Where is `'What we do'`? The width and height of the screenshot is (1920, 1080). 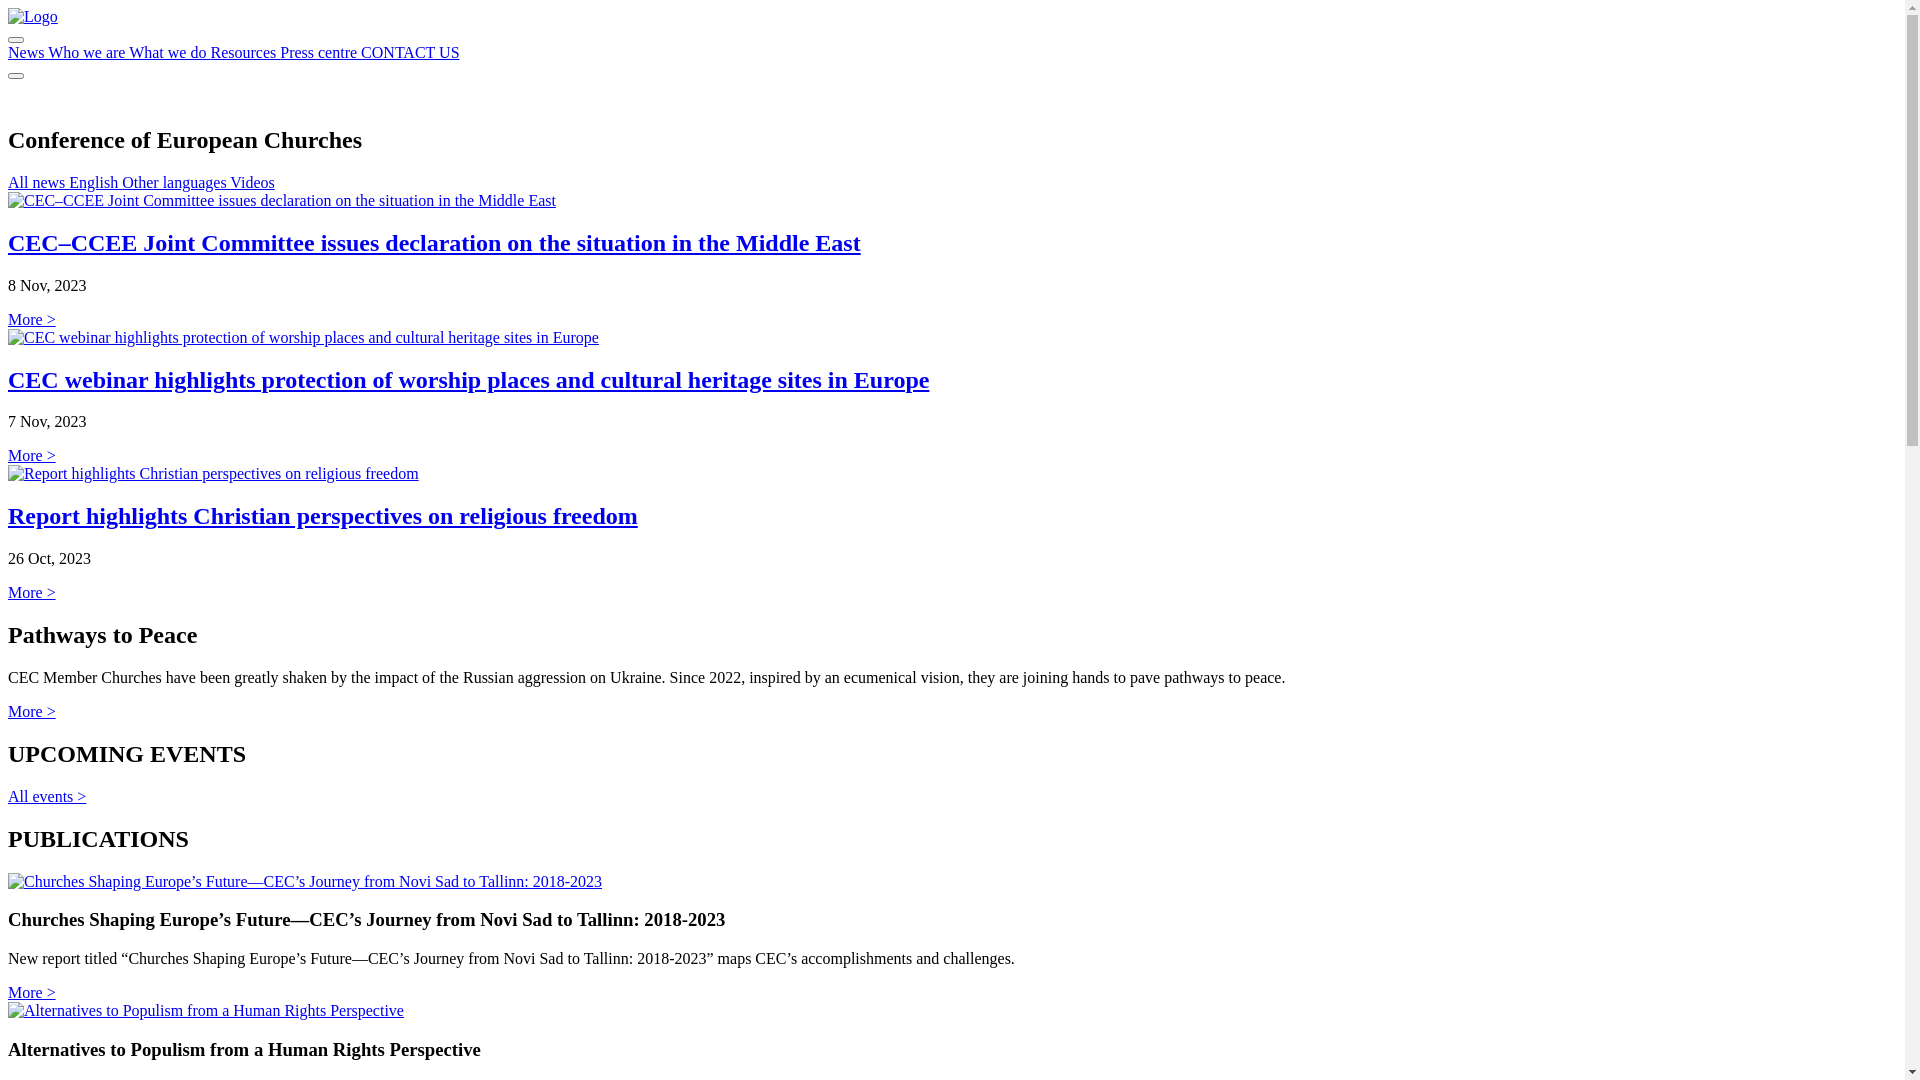
'What we do' is located at coordinates (169, 51).